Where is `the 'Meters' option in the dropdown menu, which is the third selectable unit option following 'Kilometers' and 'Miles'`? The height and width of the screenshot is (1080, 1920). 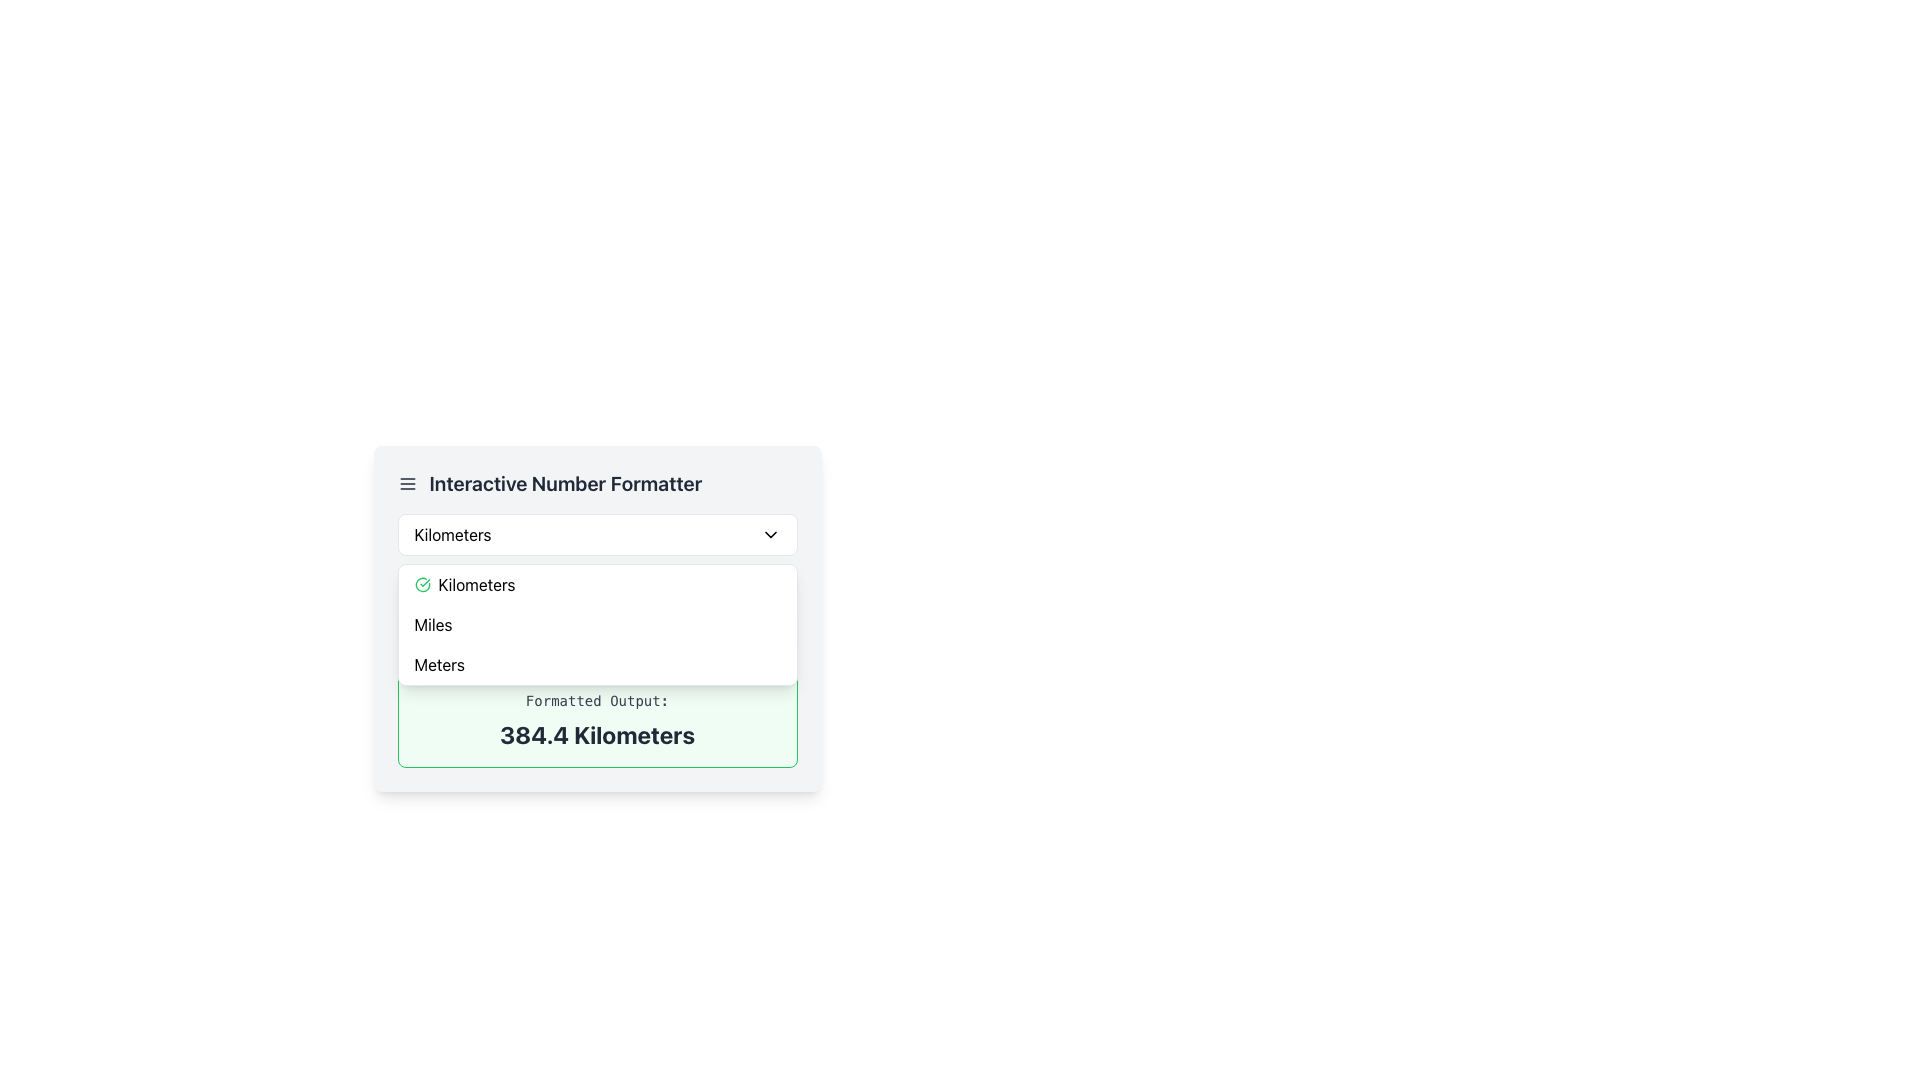 the 'Meters' option in the dropdown menu, which is the third selectable unit option following 'Kilometers' and 'Miles' is located at coordinates (596, 664).